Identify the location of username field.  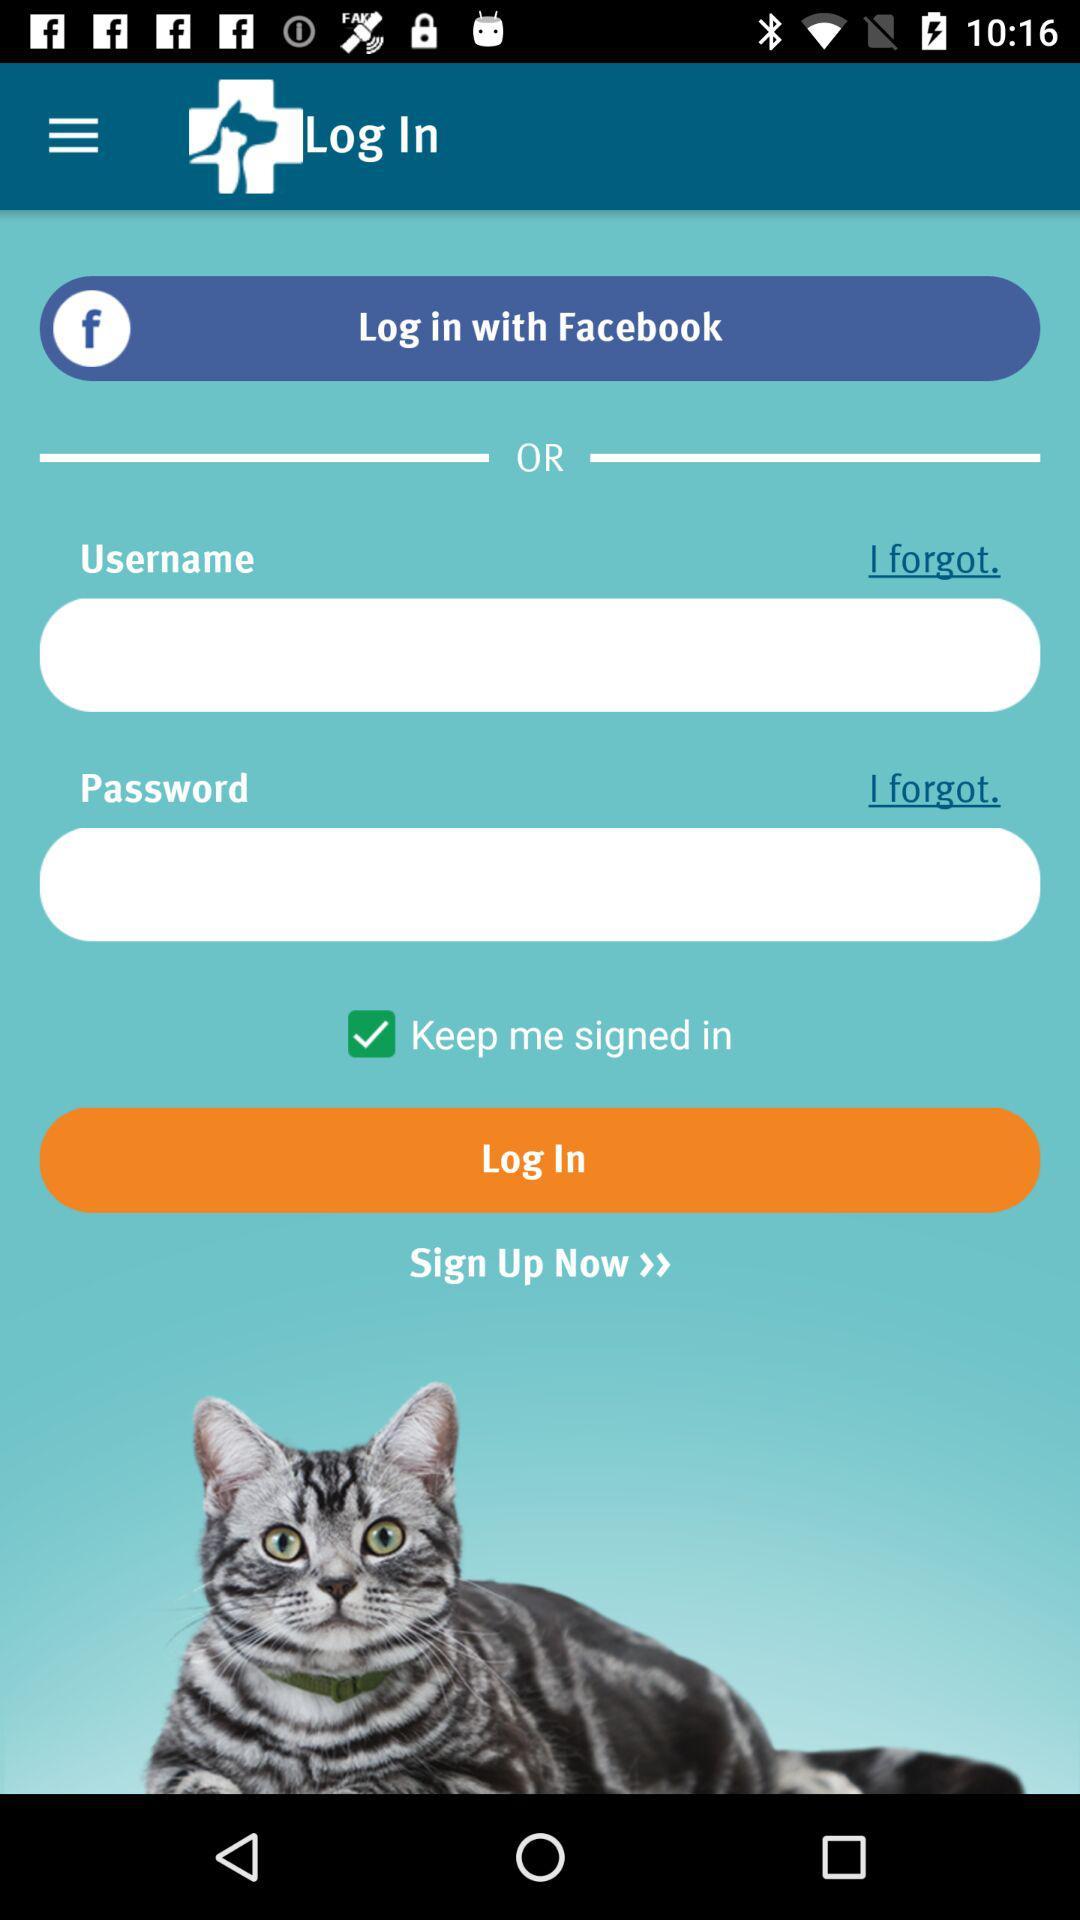
(540, 655).